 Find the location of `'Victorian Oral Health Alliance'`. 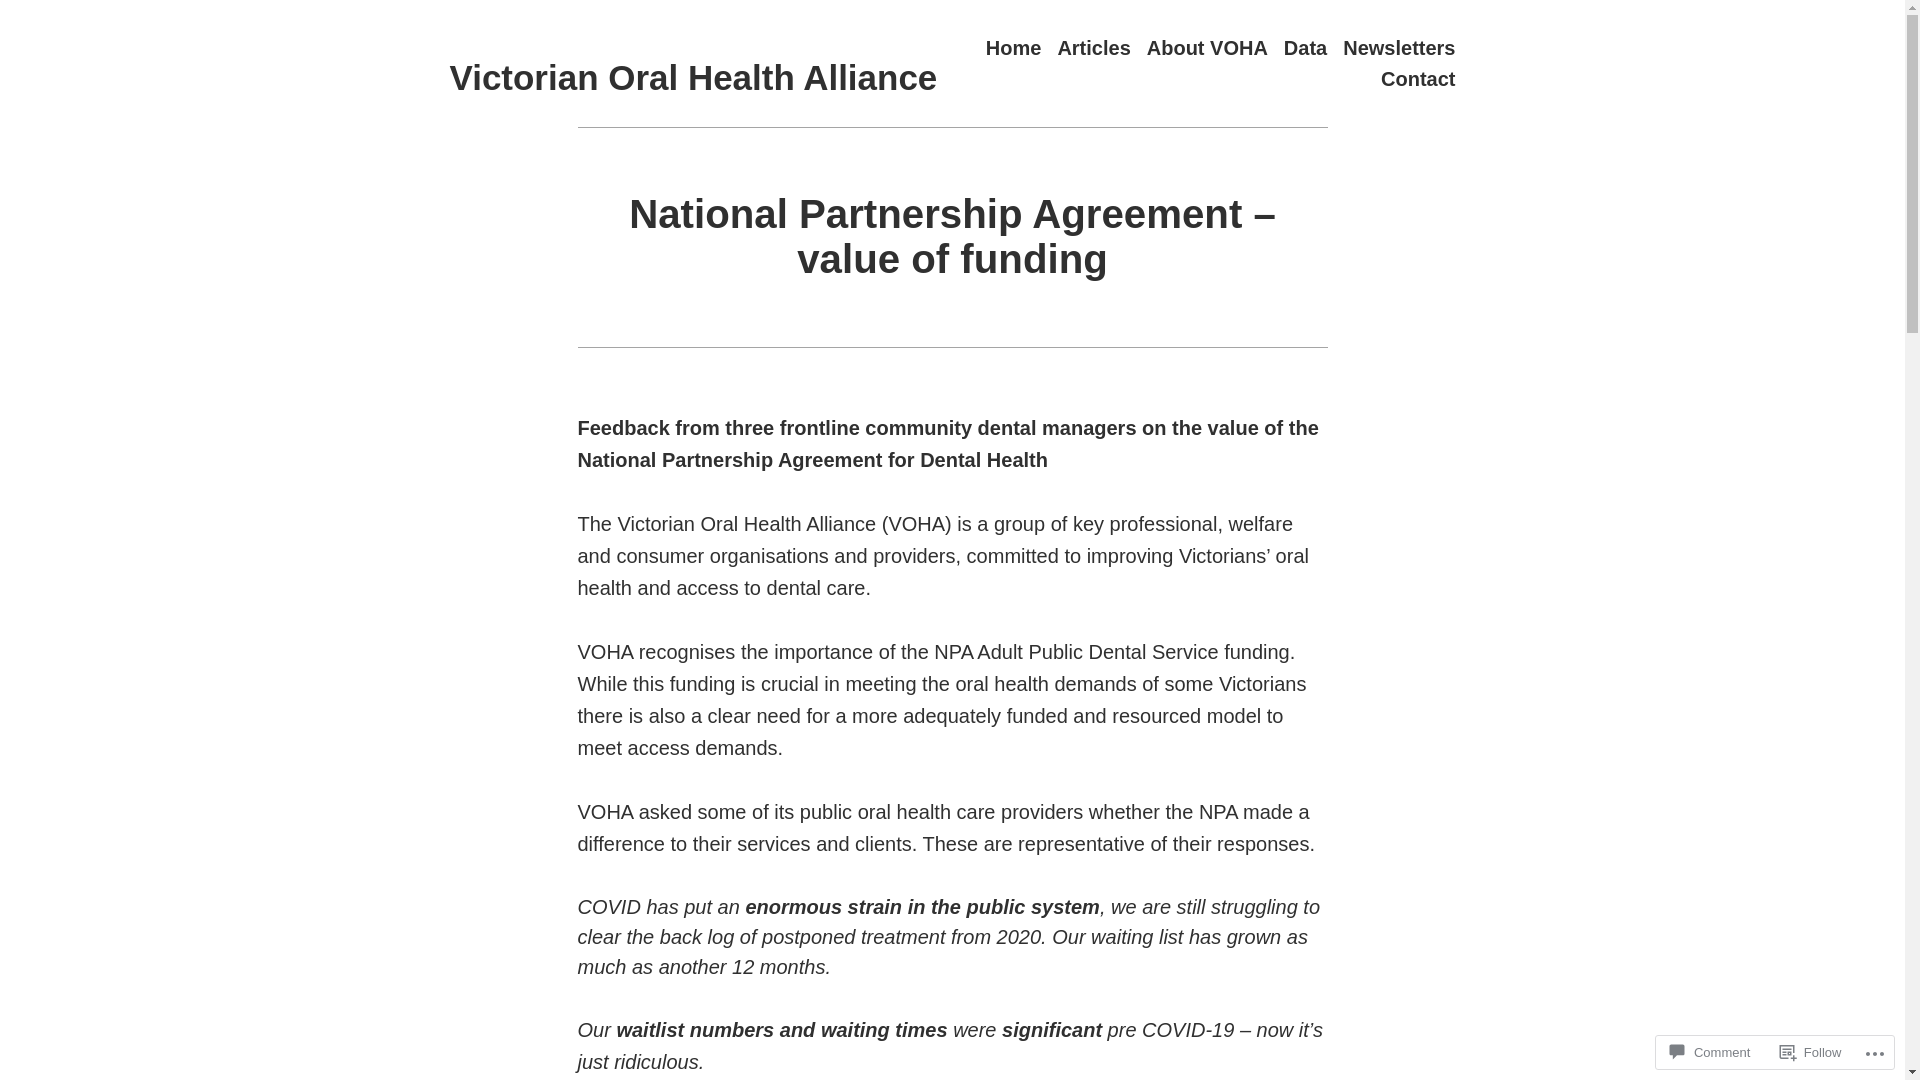

'Victorian Oral Health Alliance' is located at coordinates (694, 76).